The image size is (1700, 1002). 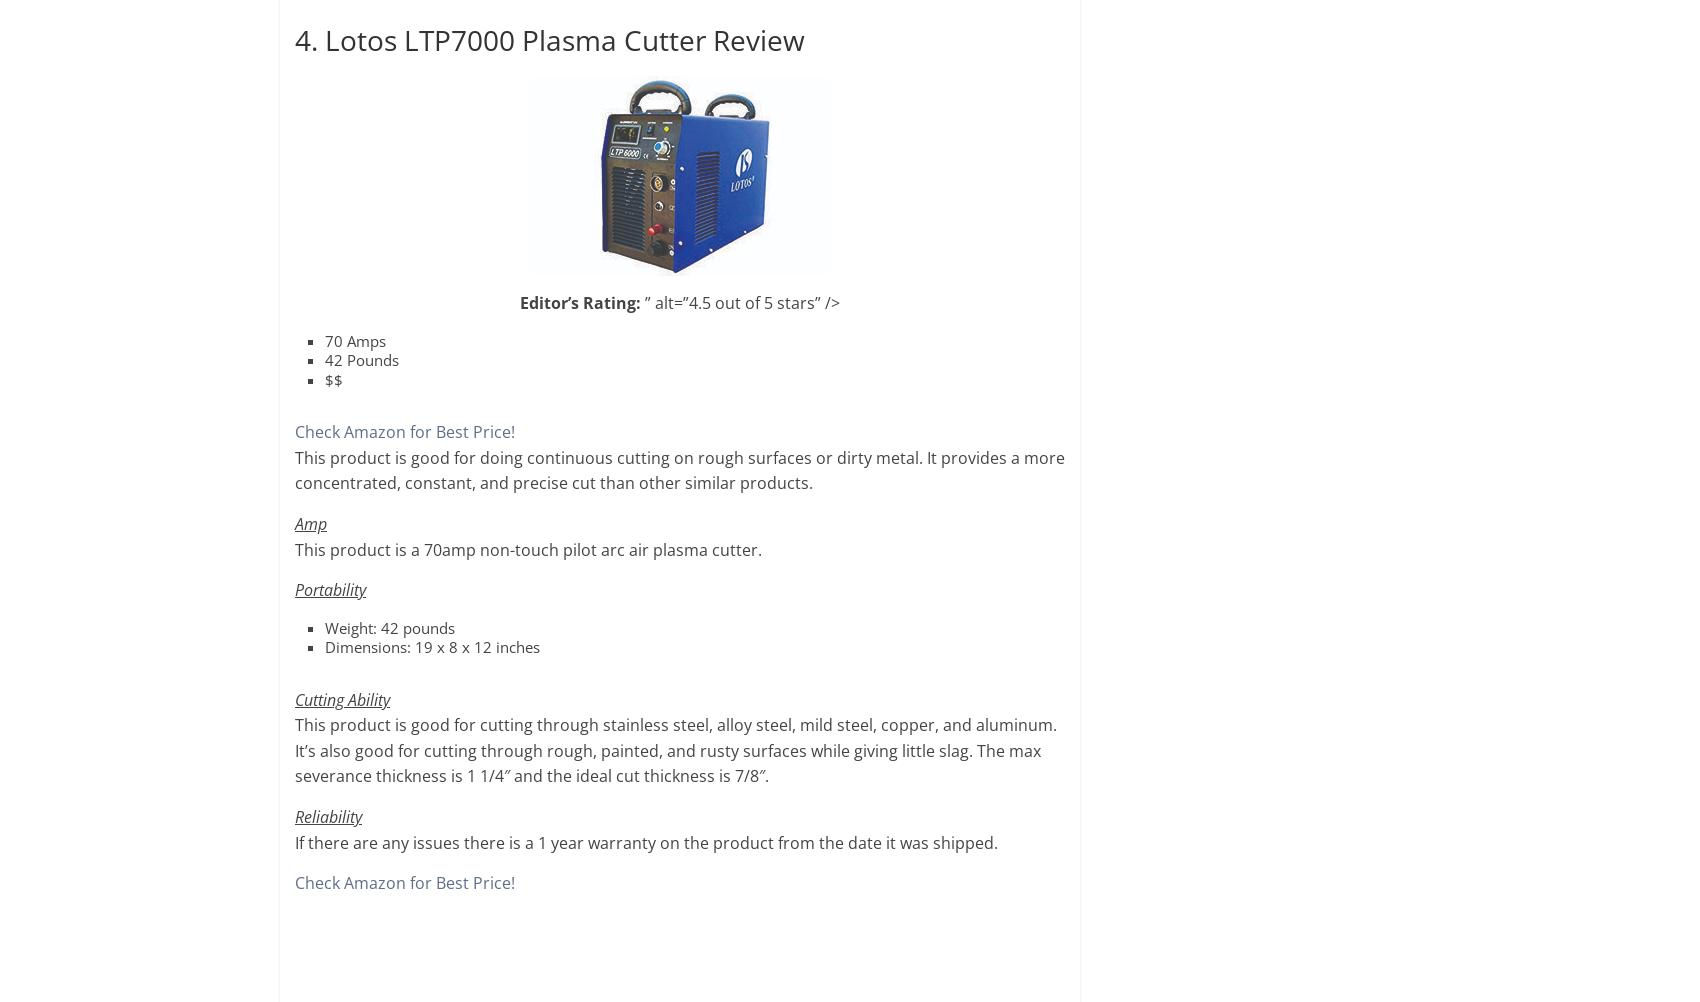 What do you see at coordinates (341, 698) in the screenshot?
I see `'Cutting Ability'` at bounding box center [341, 698].